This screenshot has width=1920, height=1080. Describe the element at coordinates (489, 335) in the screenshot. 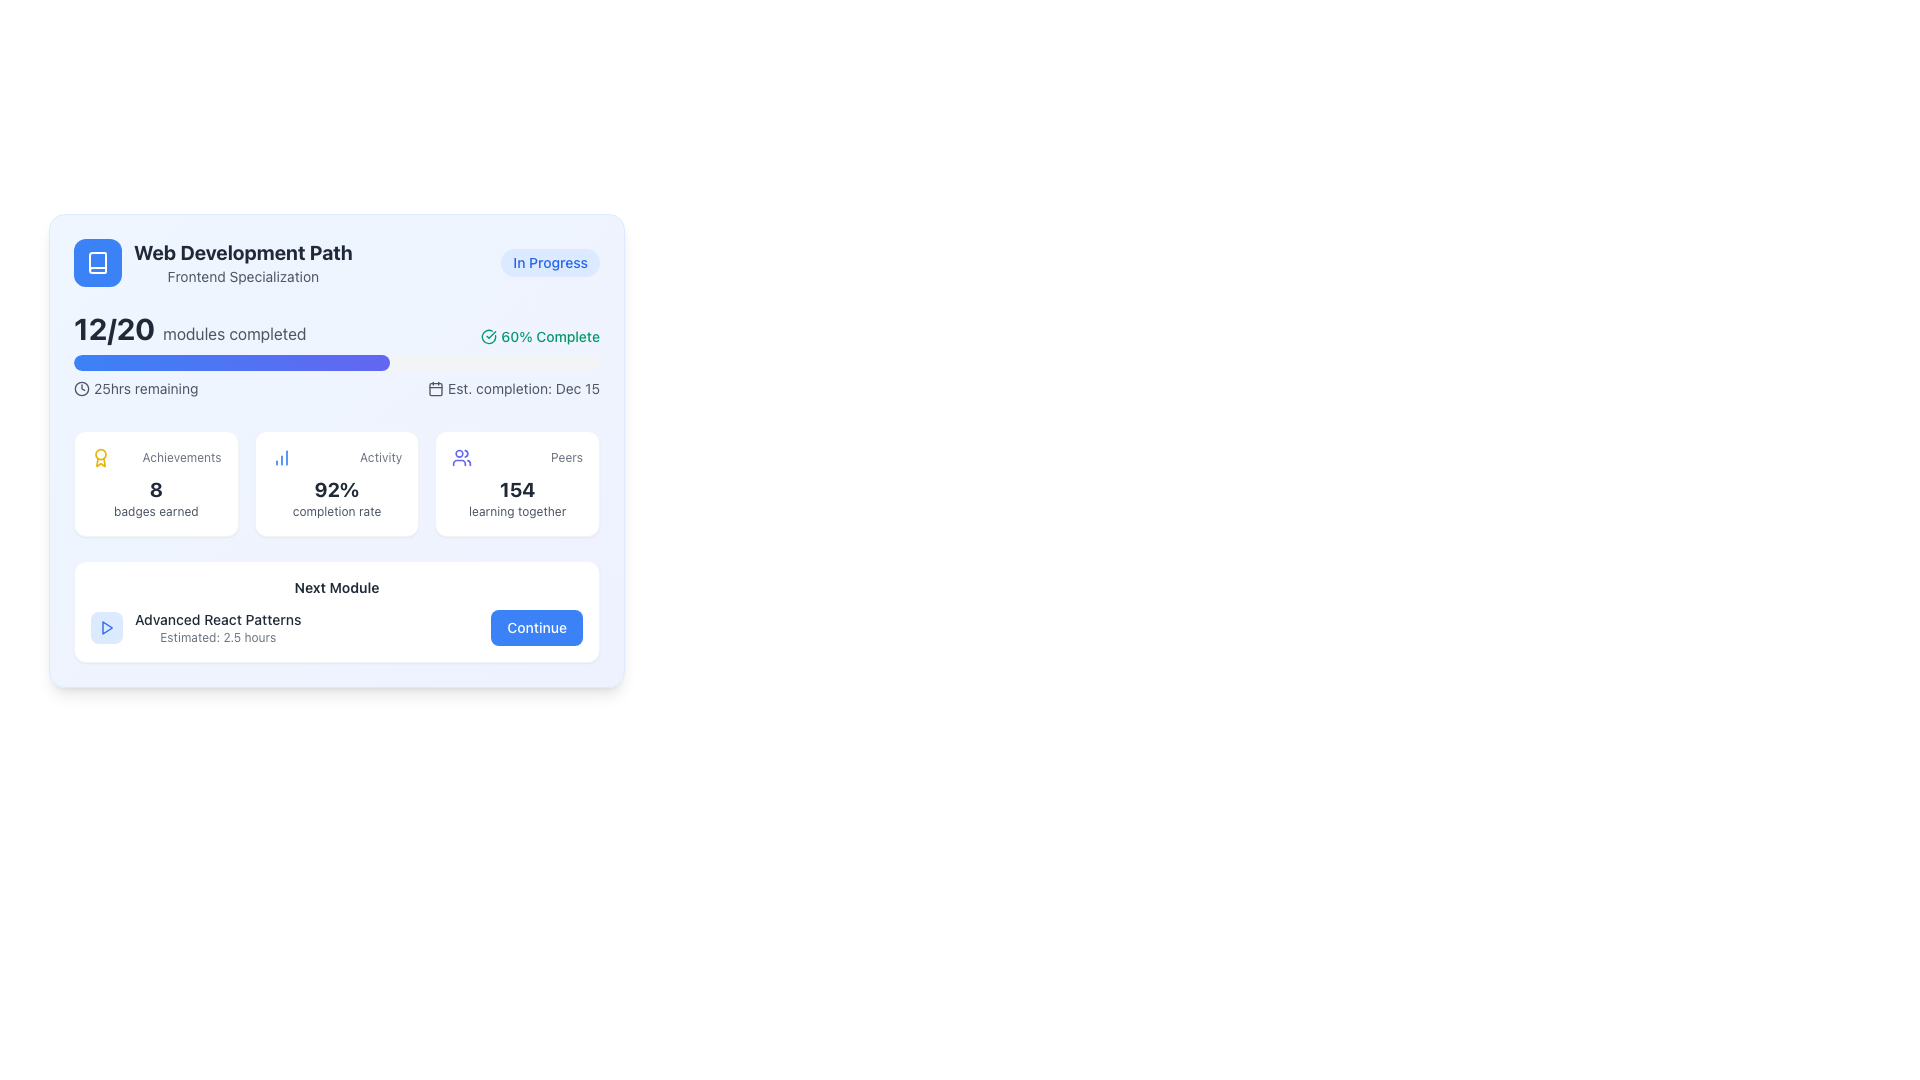

I see `the green checkmark icon located to the left of the text '60% Complete' in the progress metrics section` at that location.